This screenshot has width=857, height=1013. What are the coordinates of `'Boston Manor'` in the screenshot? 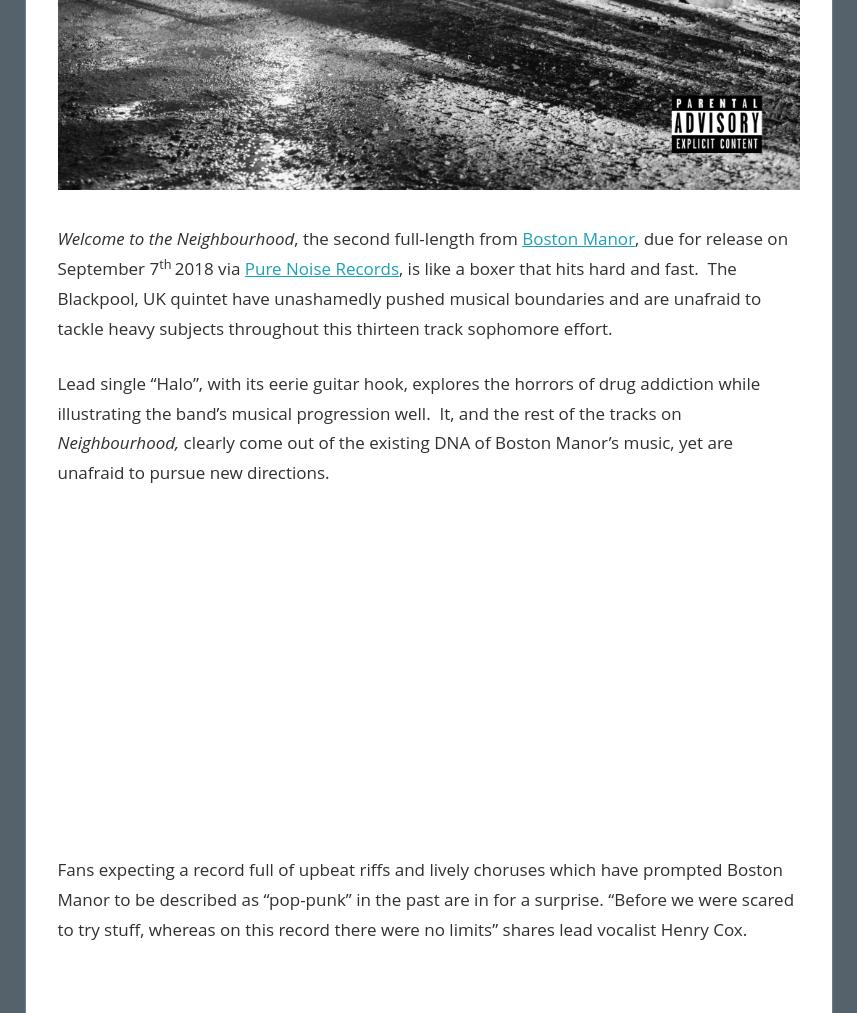 It's located at (578, 237).